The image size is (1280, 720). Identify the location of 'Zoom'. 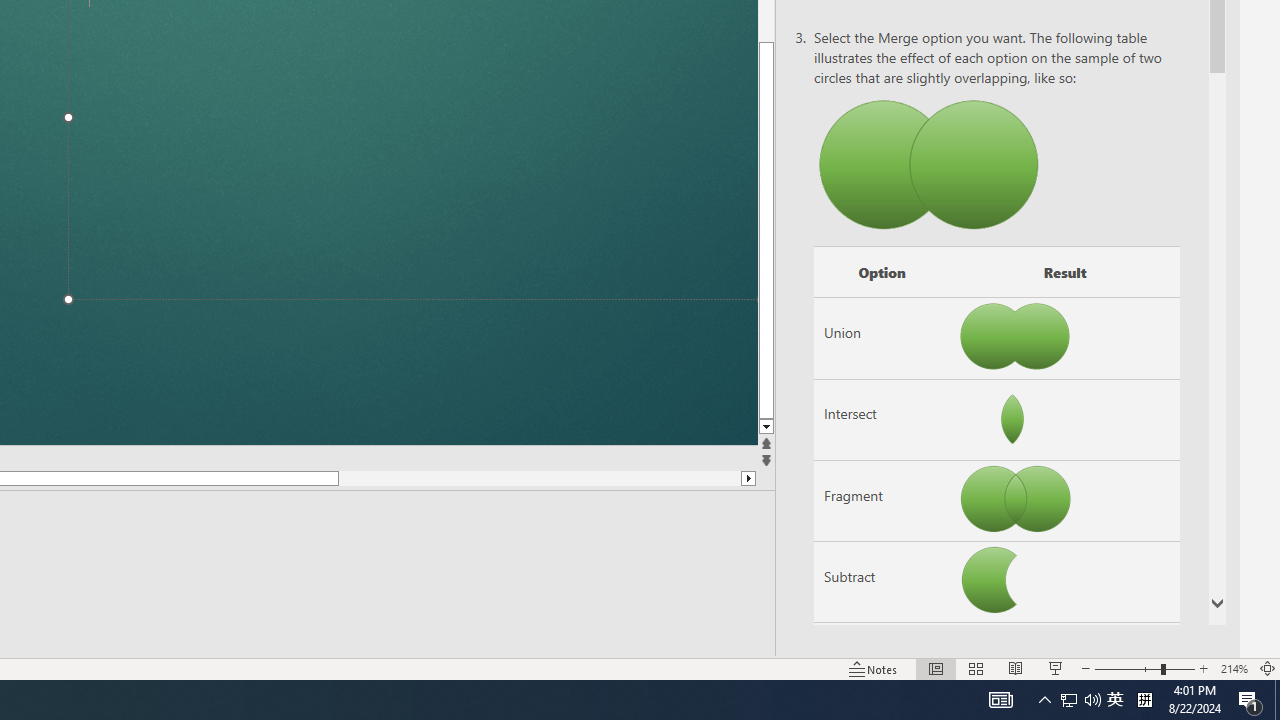
(1144, 669).